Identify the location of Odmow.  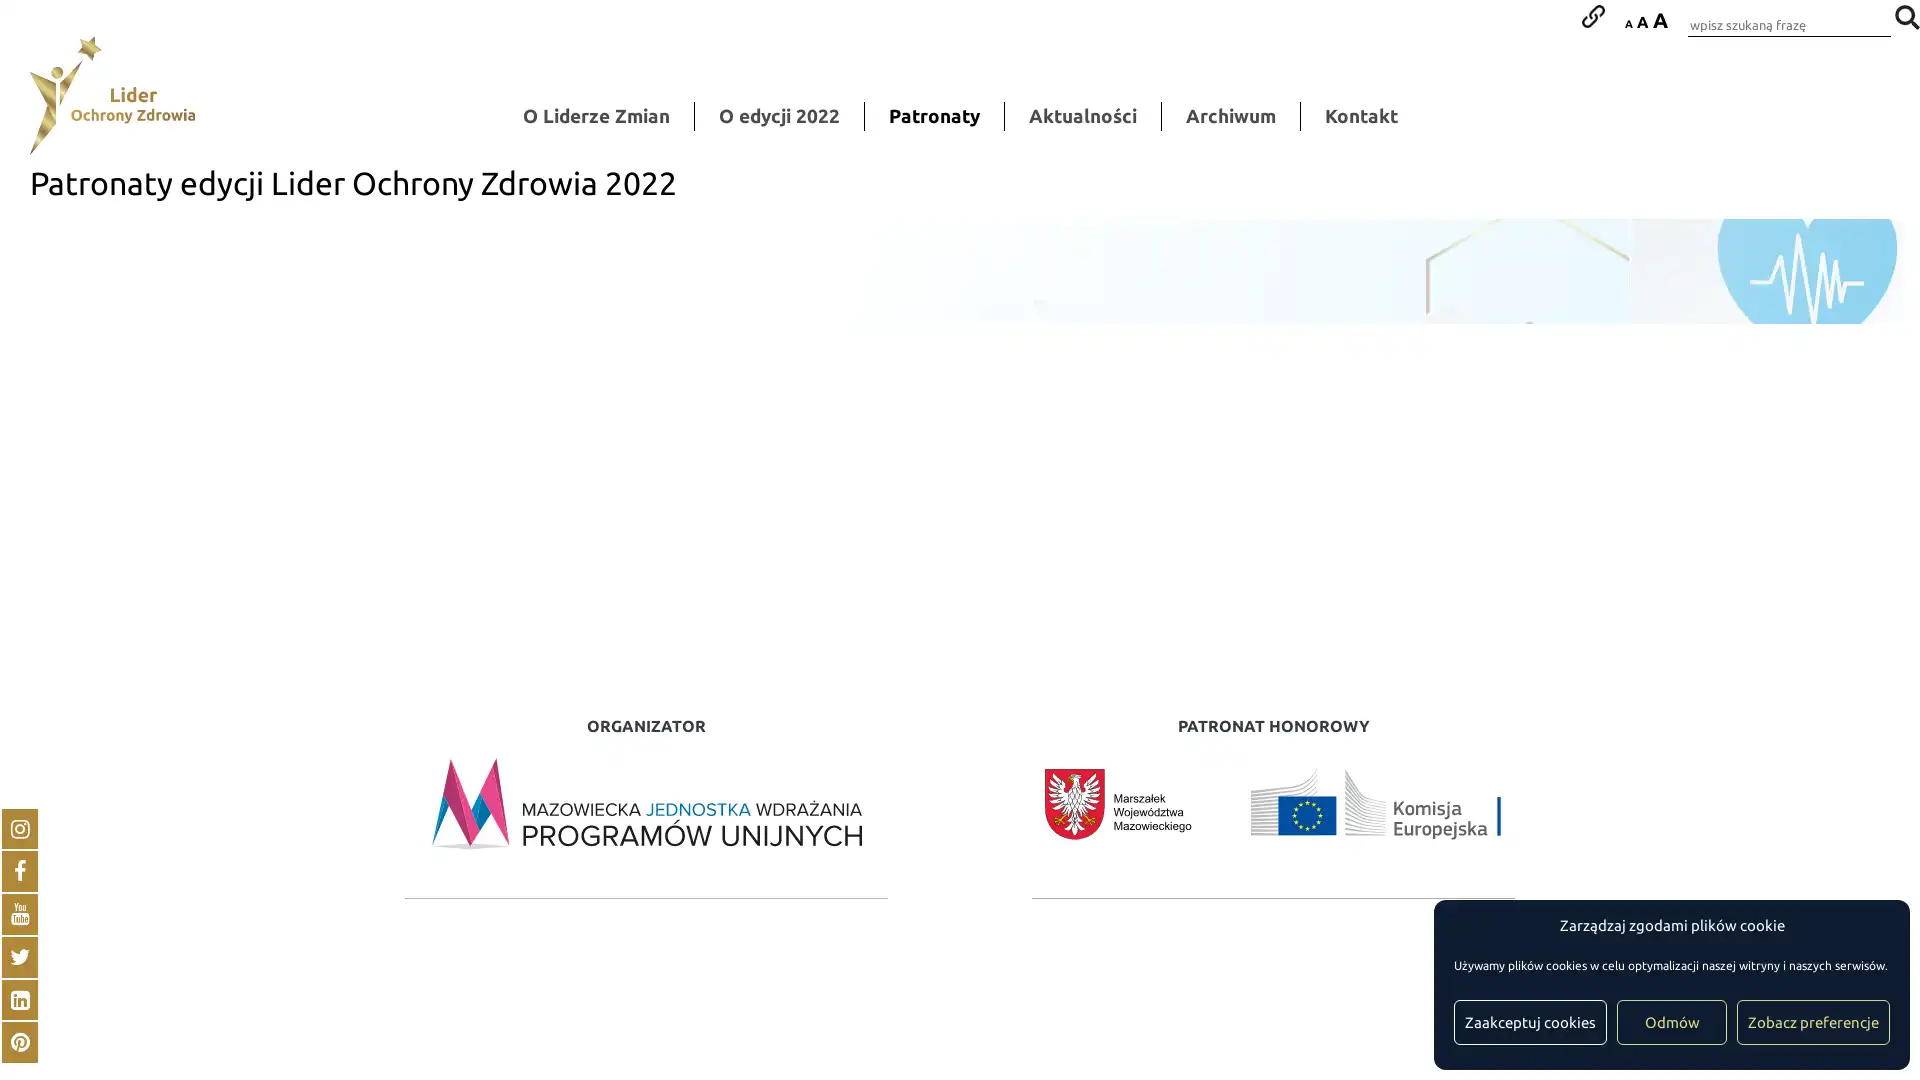
(1671, 1022).